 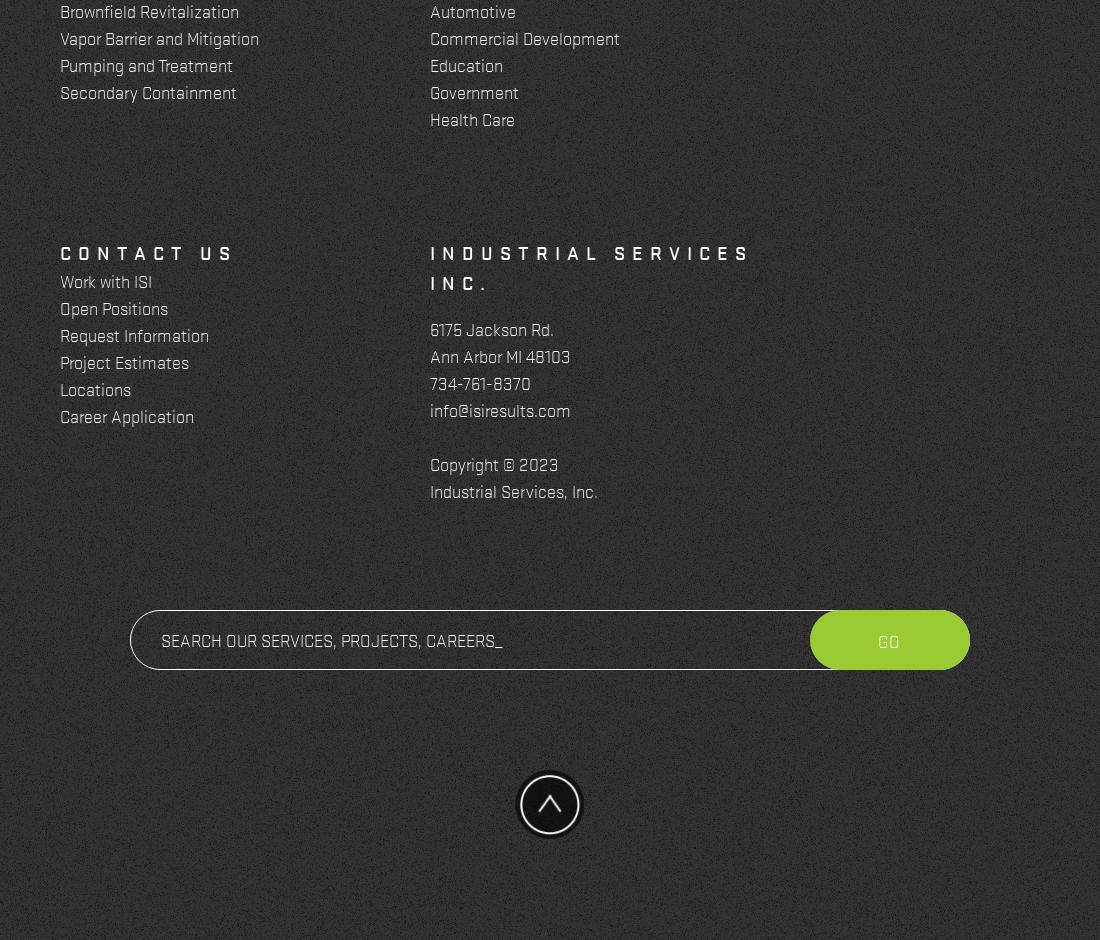 What do you see at coordinates (58, 334) in the screenshot?
I see `'Request Information'` at bounding box center [58, 334].